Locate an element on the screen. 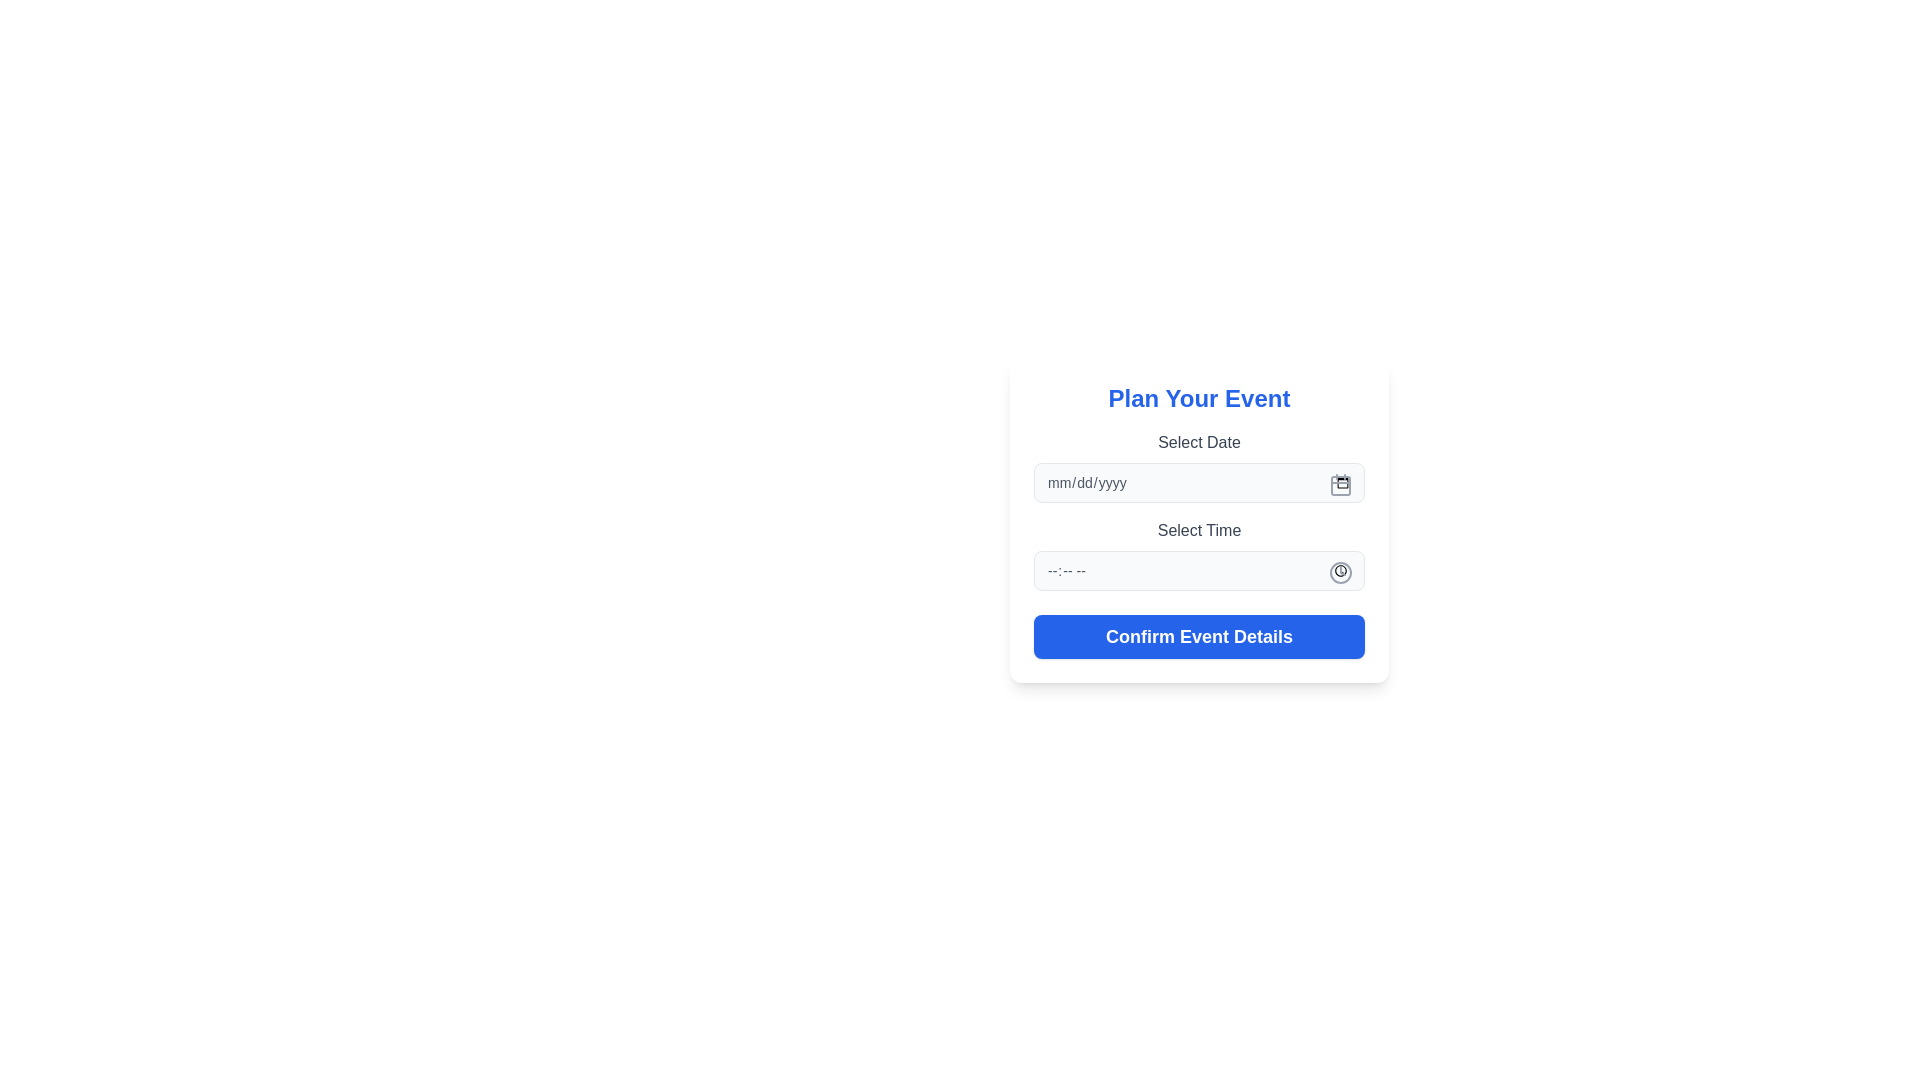  the SVG Rectangle element of the calendar icon located to the right of the 'Select Date' text field is located at coordinates (1340, 486).